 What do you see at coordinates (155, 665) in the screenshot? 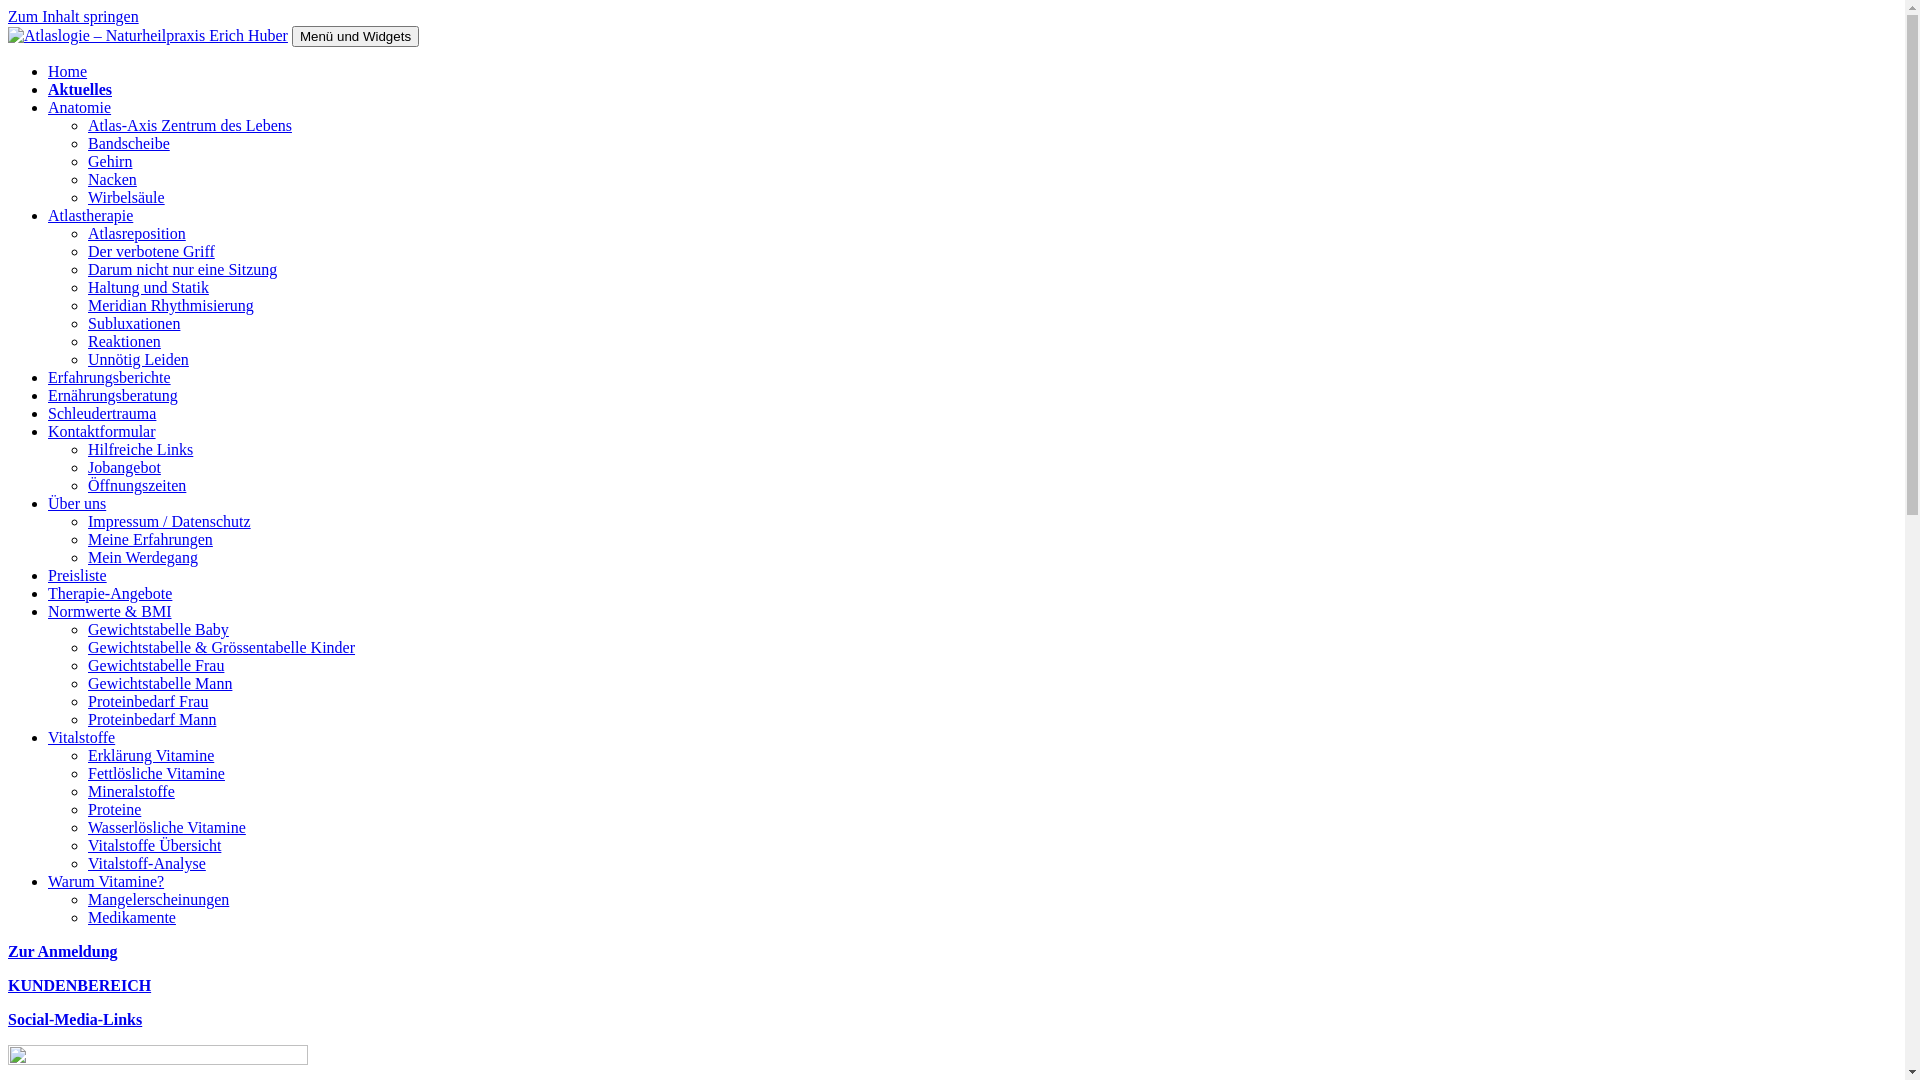
I see `'Gewichtstabelle Frau'` at bounding box center [155, 665].